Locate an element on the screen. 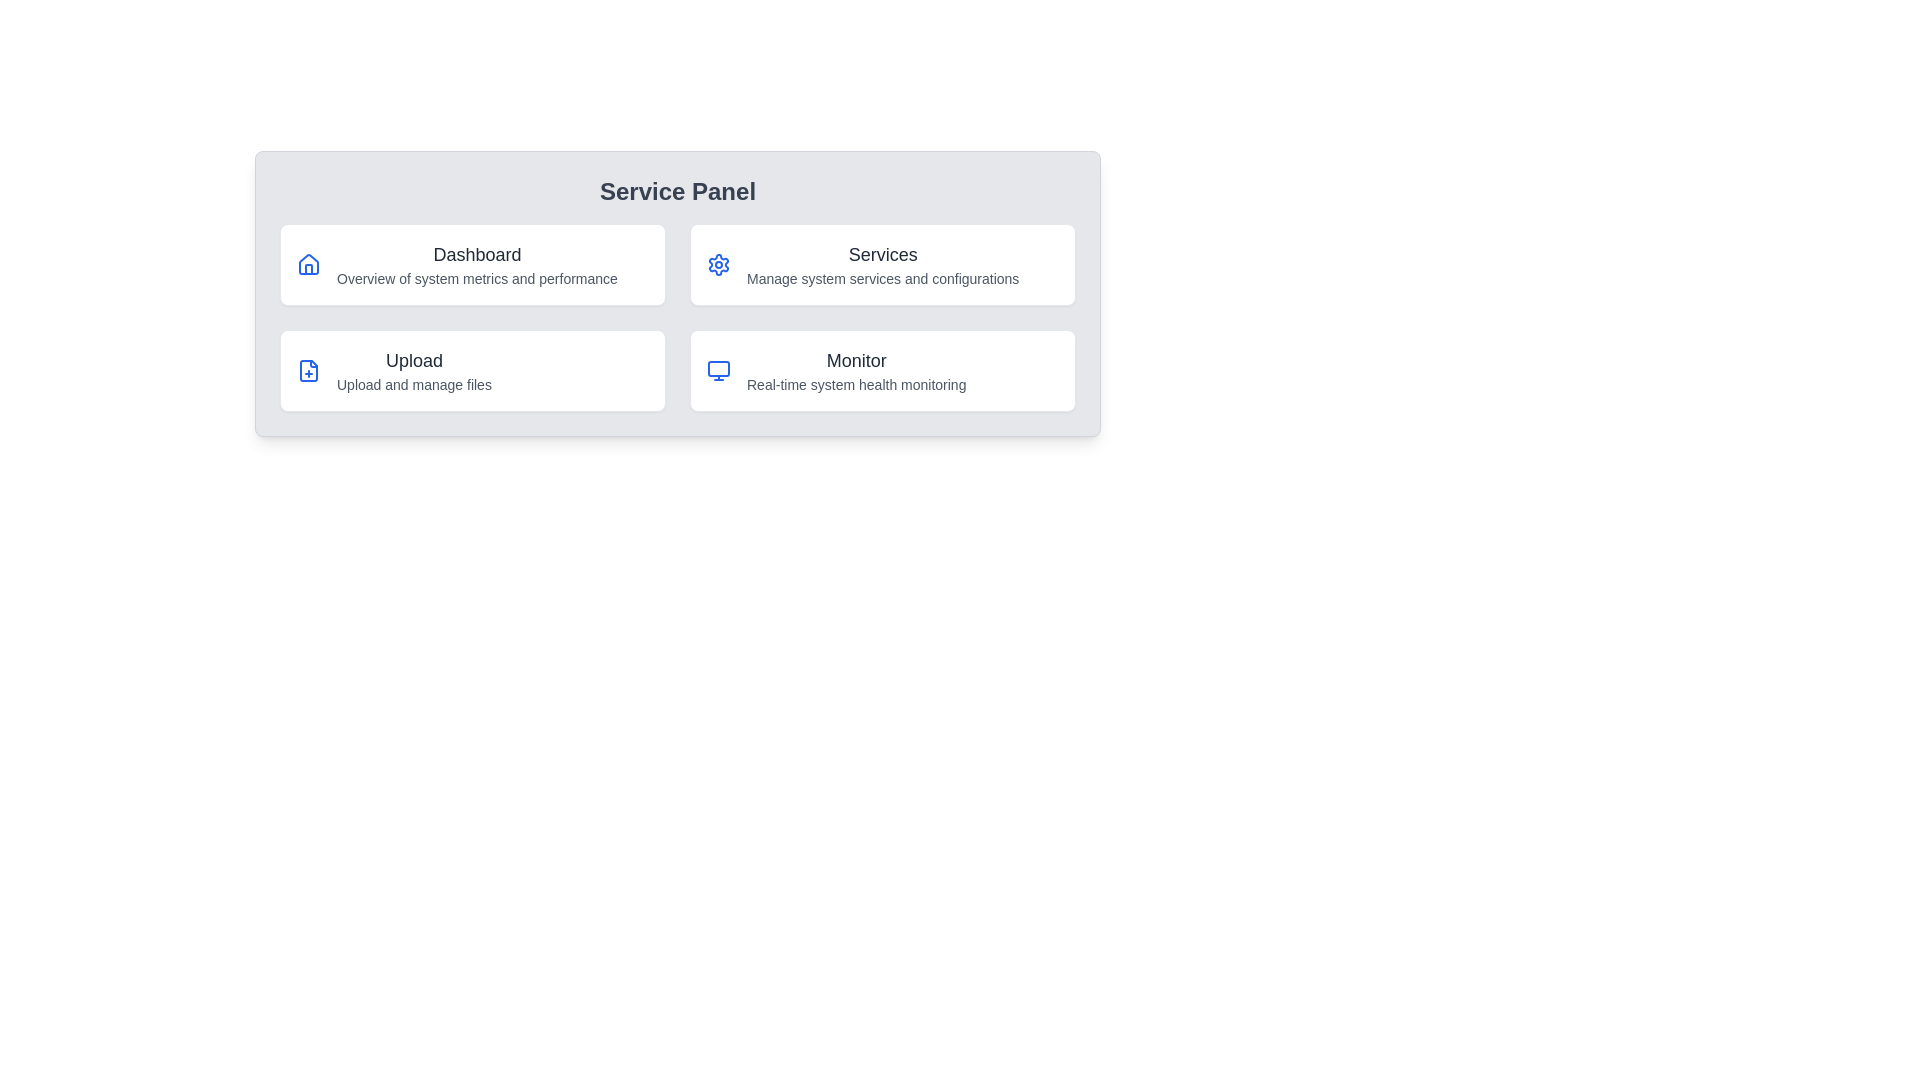 The image size is (1920, 1080). 'Dashboard' text label, which is a bold and large dark gray label located in the upper-left quadrant of the Service Panel section is located at coordinates (476, 253).